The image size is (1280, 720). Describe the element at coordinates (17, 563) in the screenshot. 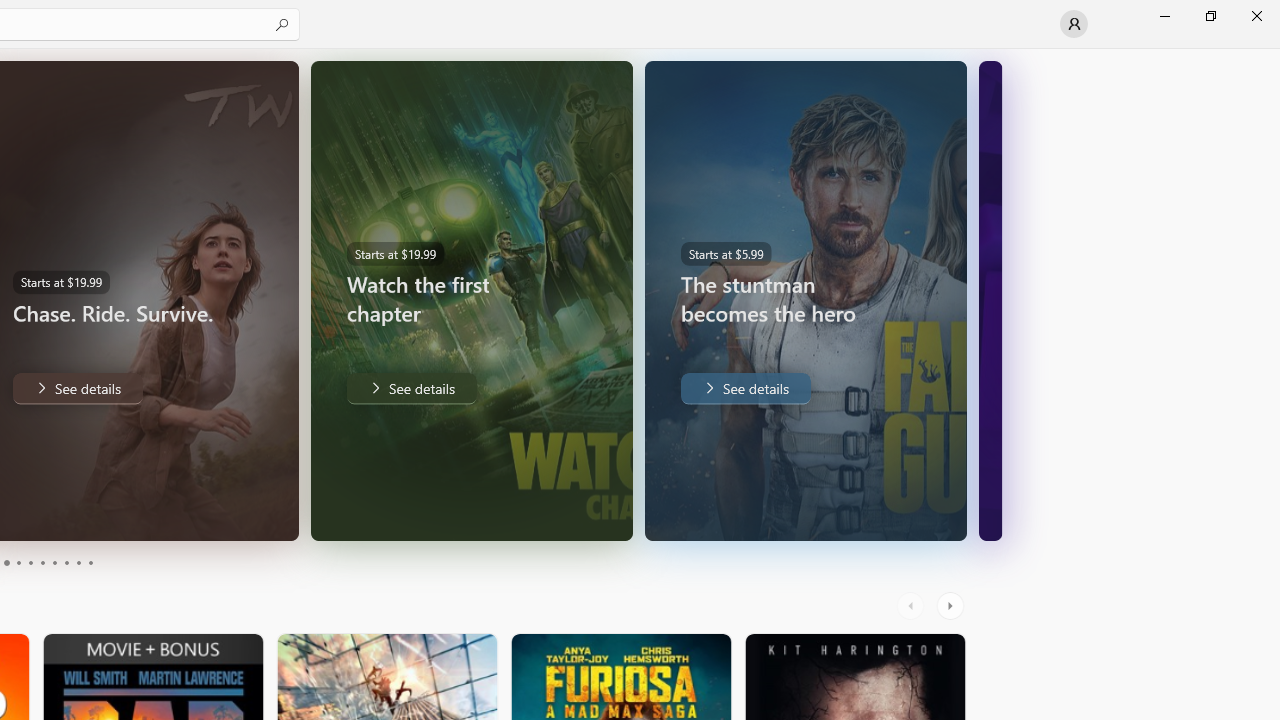

I see `'Page 4'` at that location.